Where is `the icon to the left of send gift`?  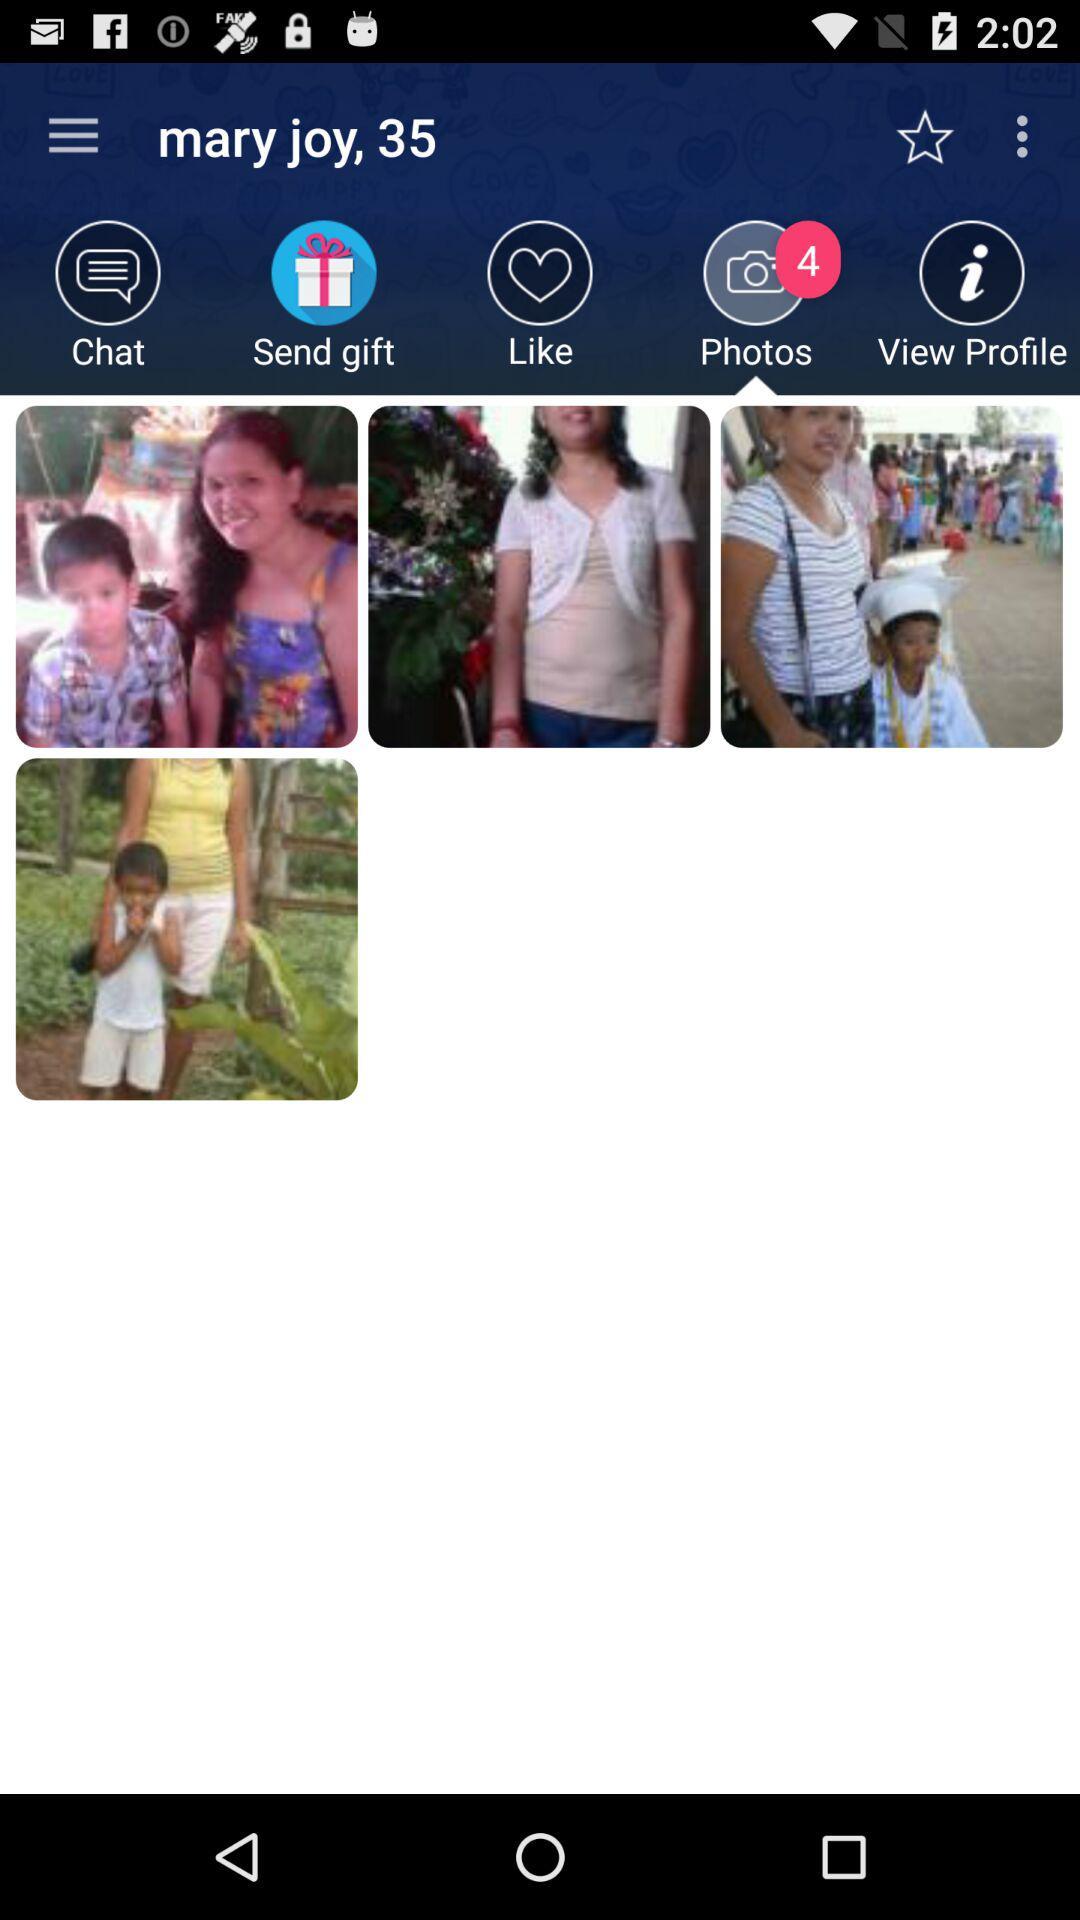
the icon to the left of send gift is located at coordinates (108, 306).